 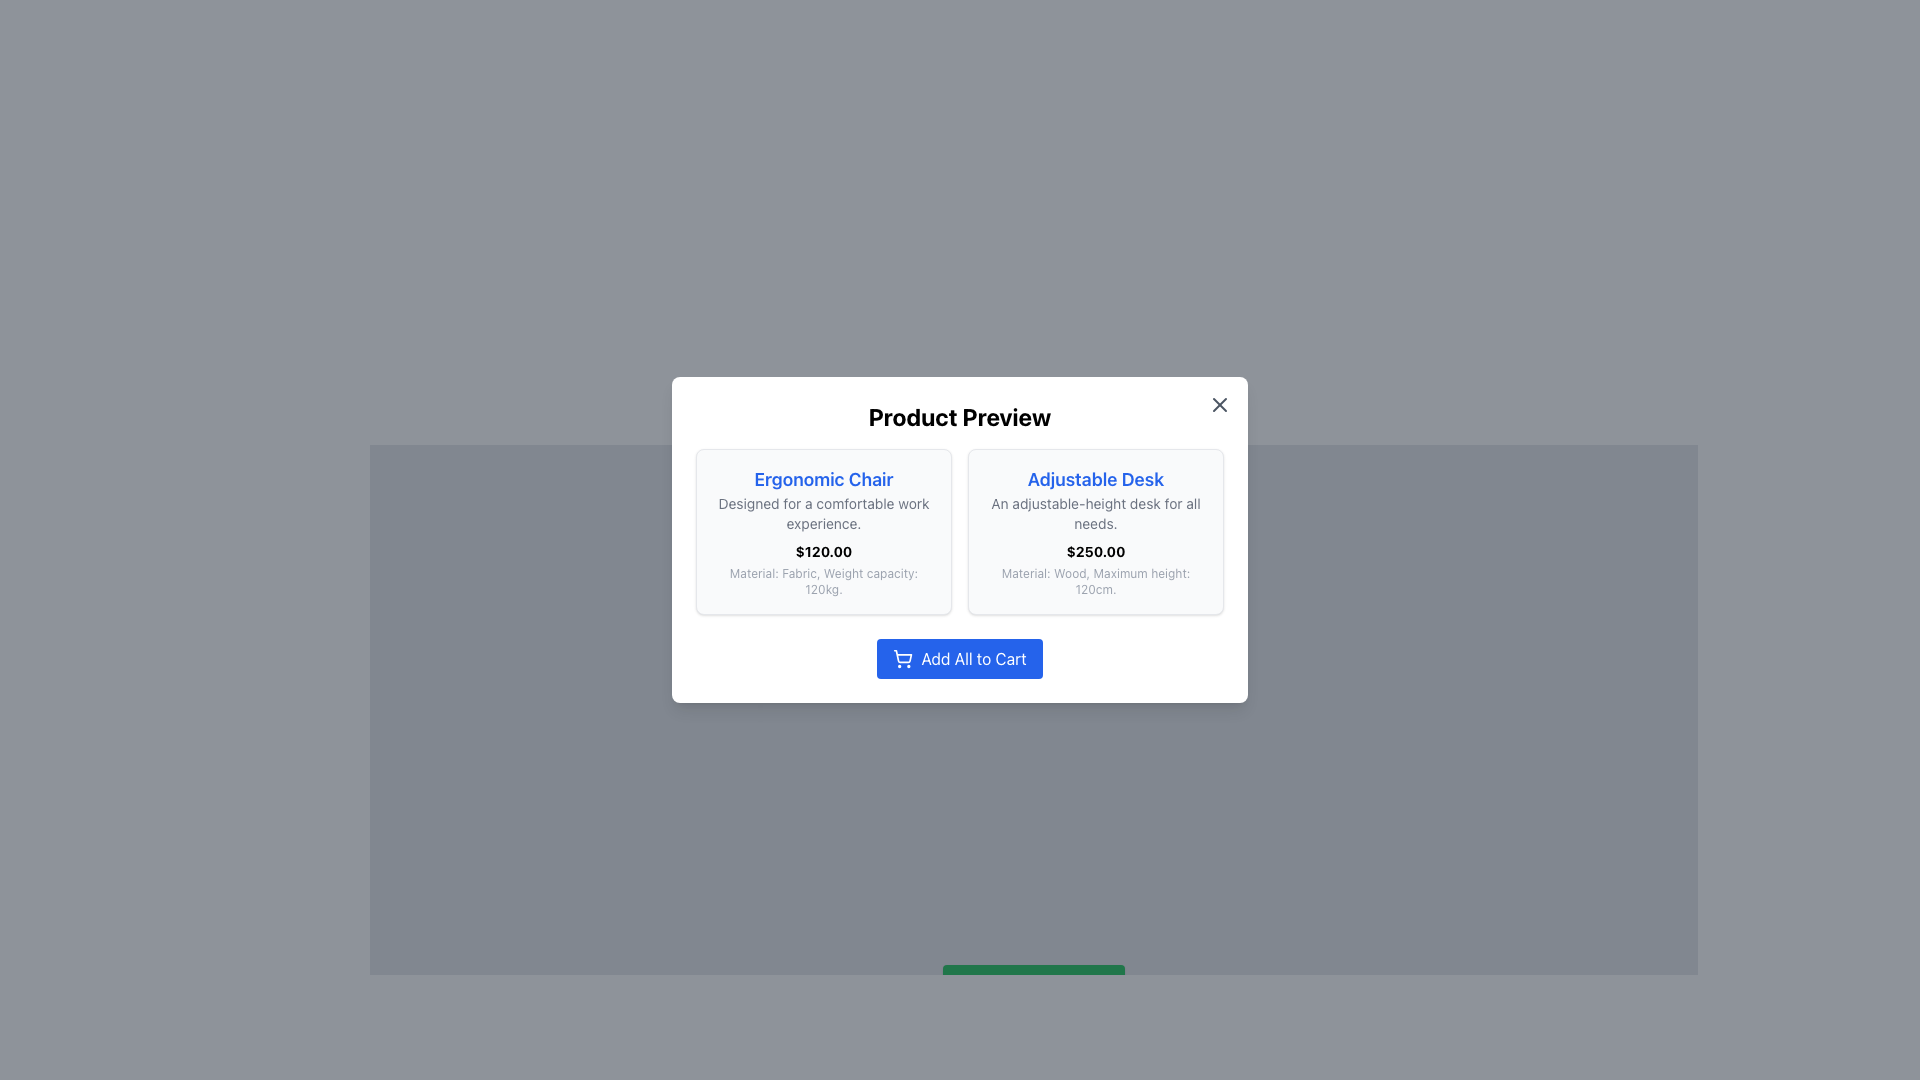 I want to click on the price text label displaying the price of the 'Adjustable Desk' product, located at the bottom-center of the right card in the 'Product Preview' modal, so click(x=1094, y=551).